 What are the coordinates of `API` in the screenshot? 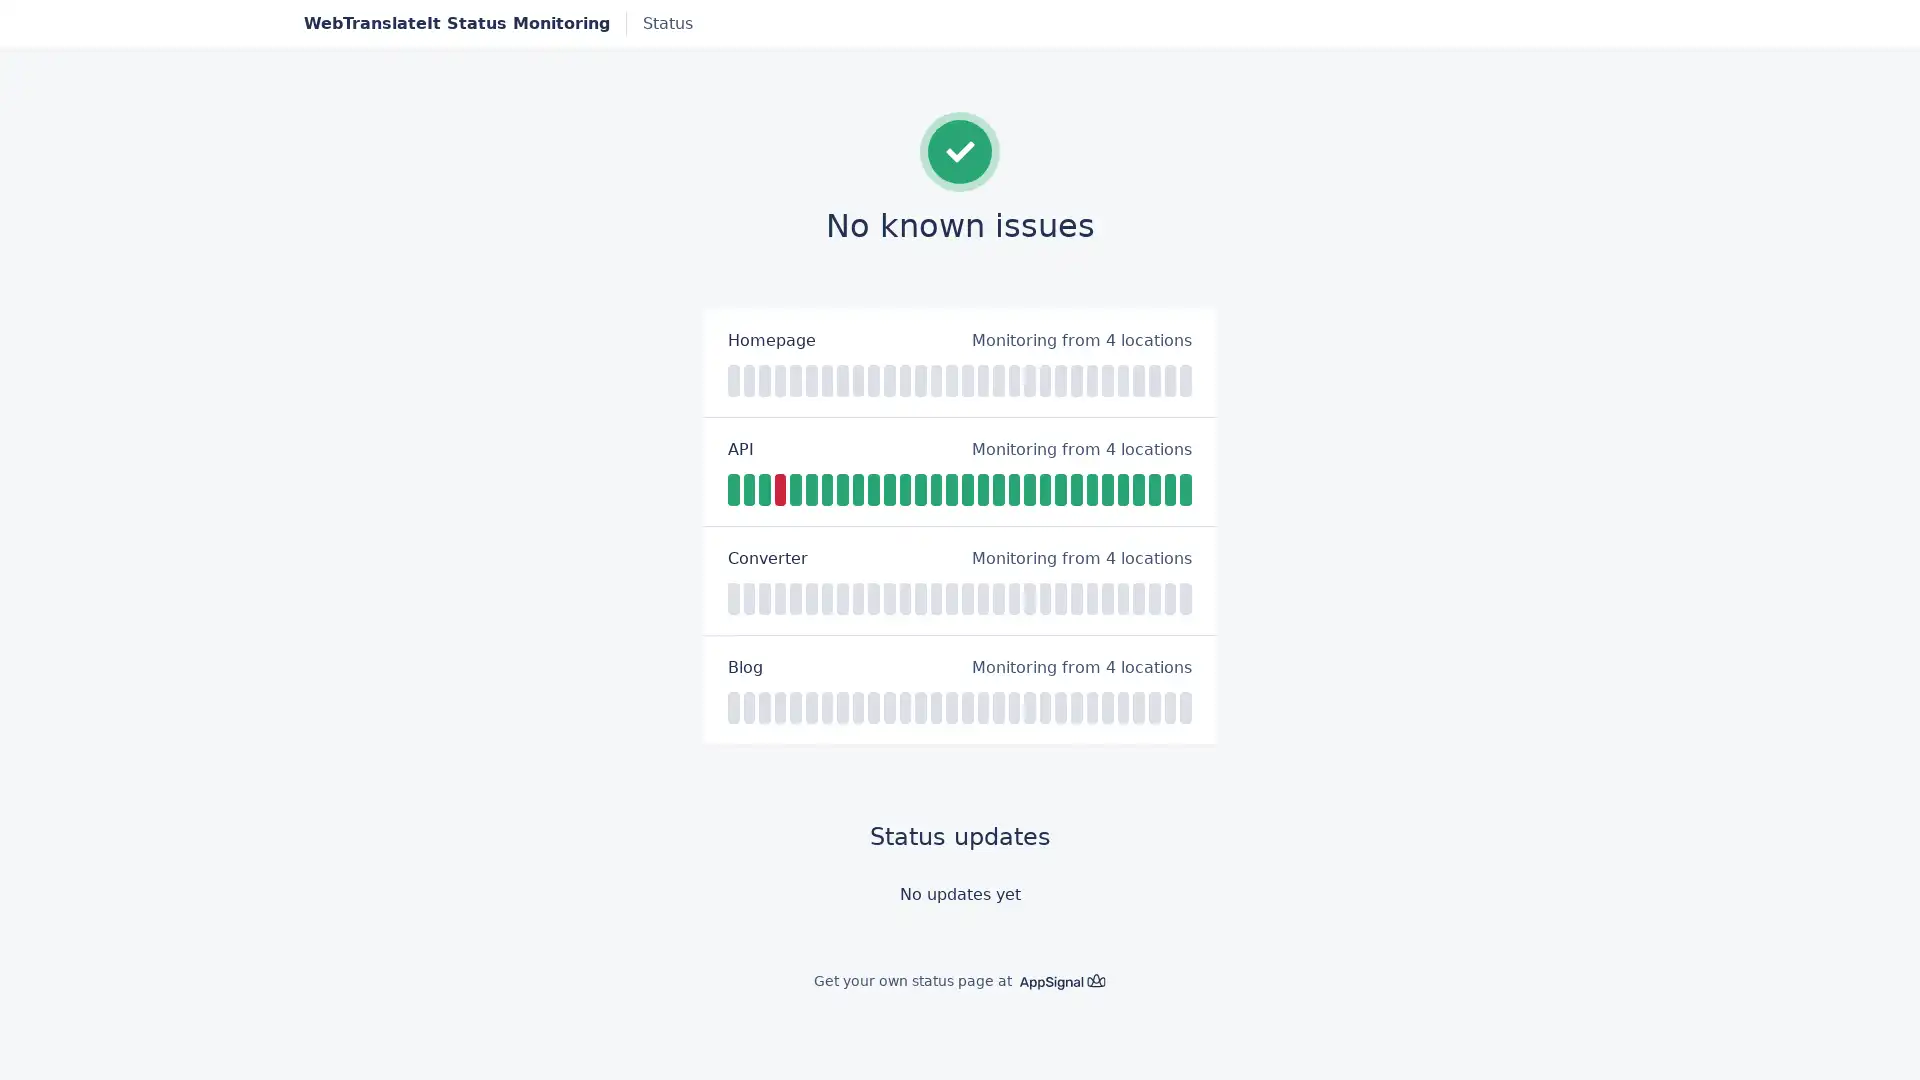 It's located at (739, 447).